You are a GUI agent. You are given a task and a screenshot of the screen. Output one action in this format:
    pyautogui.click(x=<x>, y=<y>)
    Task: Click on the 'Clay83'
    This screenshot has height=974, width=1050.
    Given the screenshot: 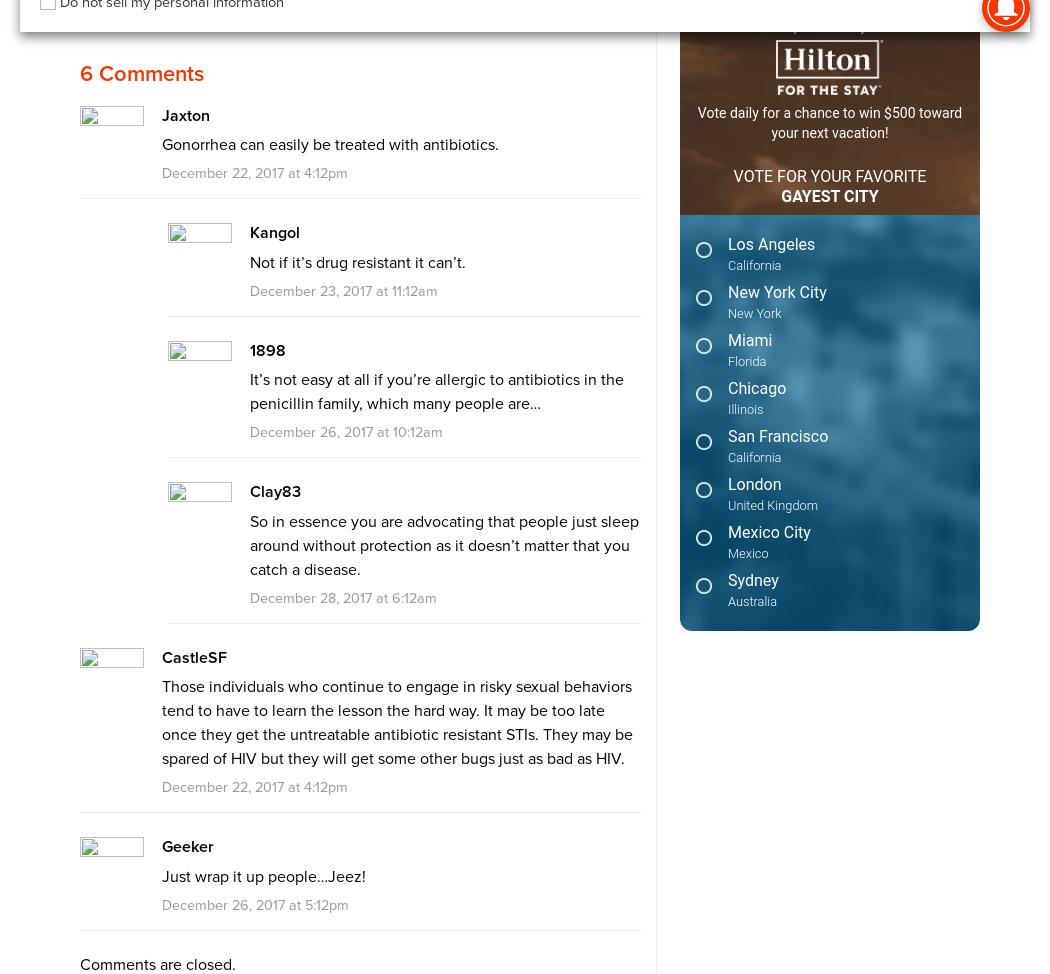 What is the action you would take?
    pyautogui.click(x=273, y=491)
    